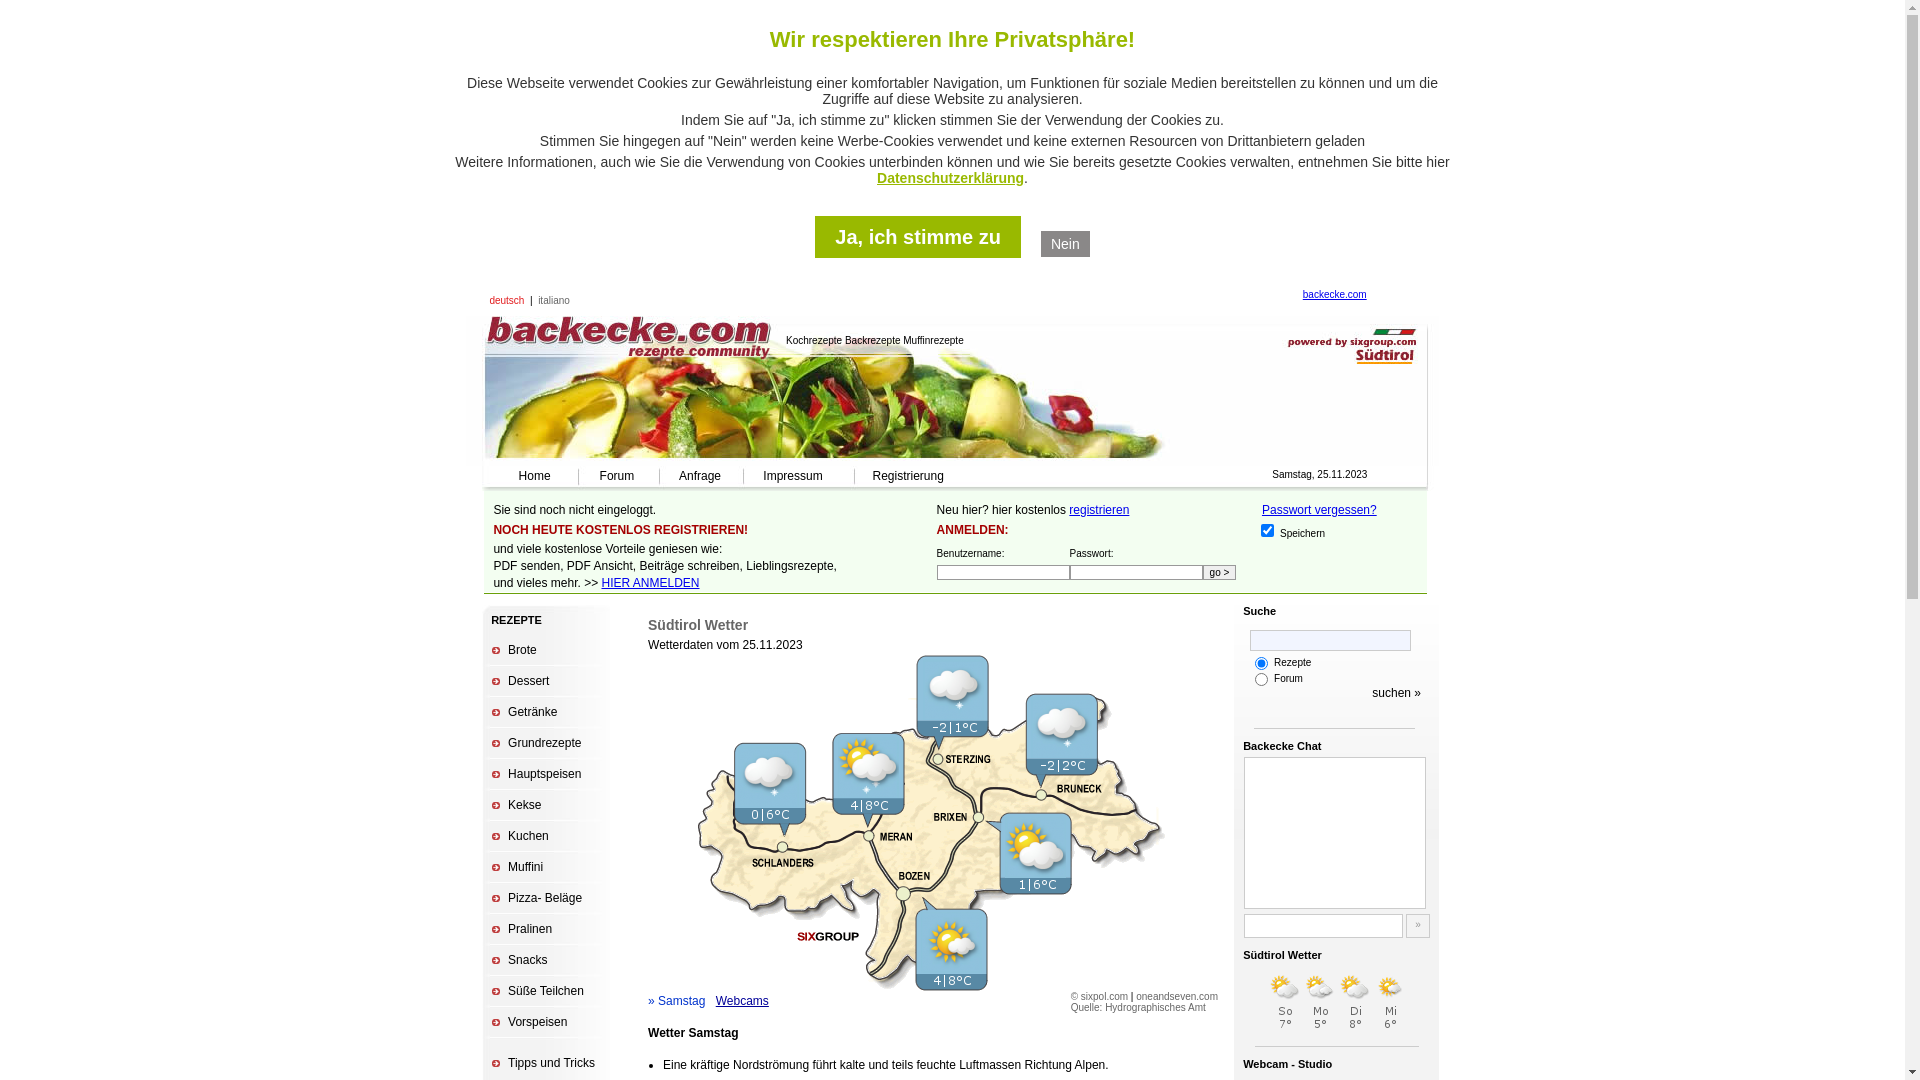  Describe the element at coordinates (529, 929) in the screenshot. I see `'Pralinen'` at that location.